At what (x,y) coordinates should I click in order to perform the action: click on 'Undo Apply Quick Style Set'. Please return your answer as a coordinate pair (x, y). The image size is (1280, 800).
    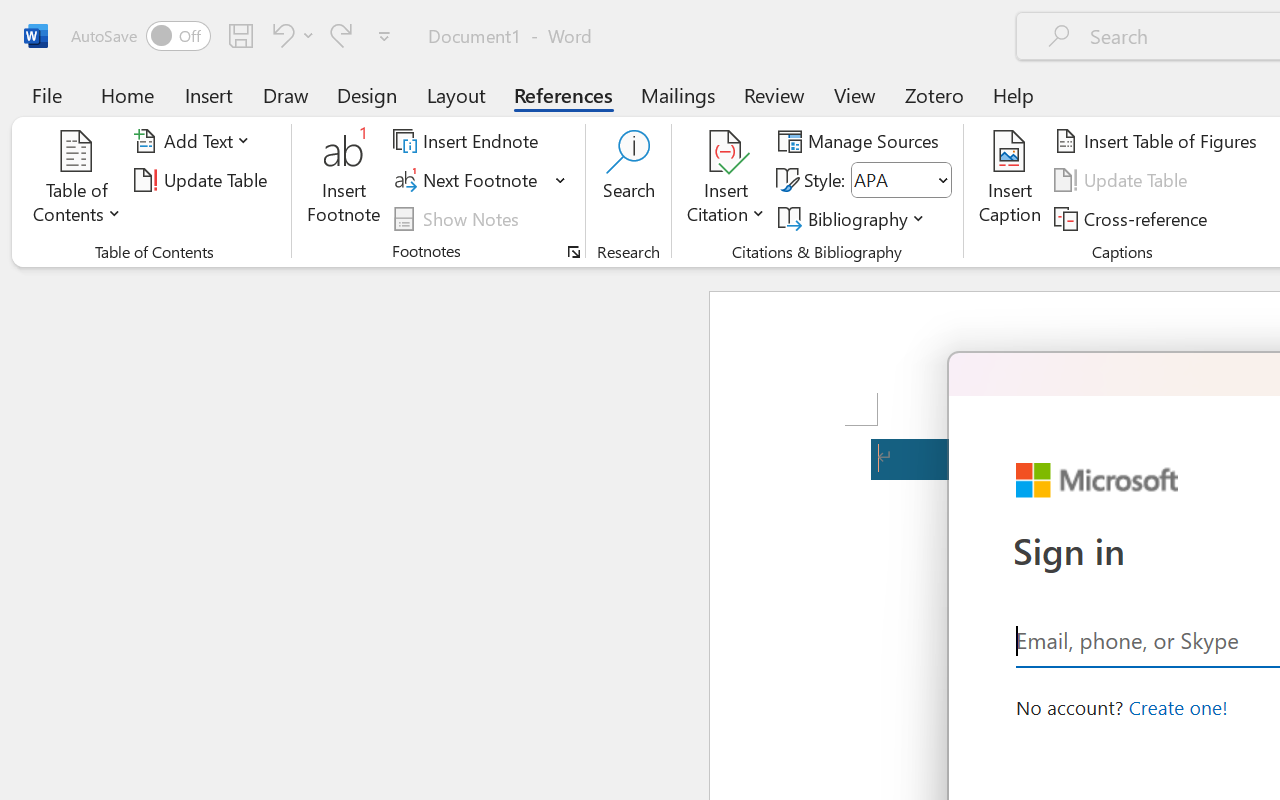
    Looking at the image, I should click on (279, 34).